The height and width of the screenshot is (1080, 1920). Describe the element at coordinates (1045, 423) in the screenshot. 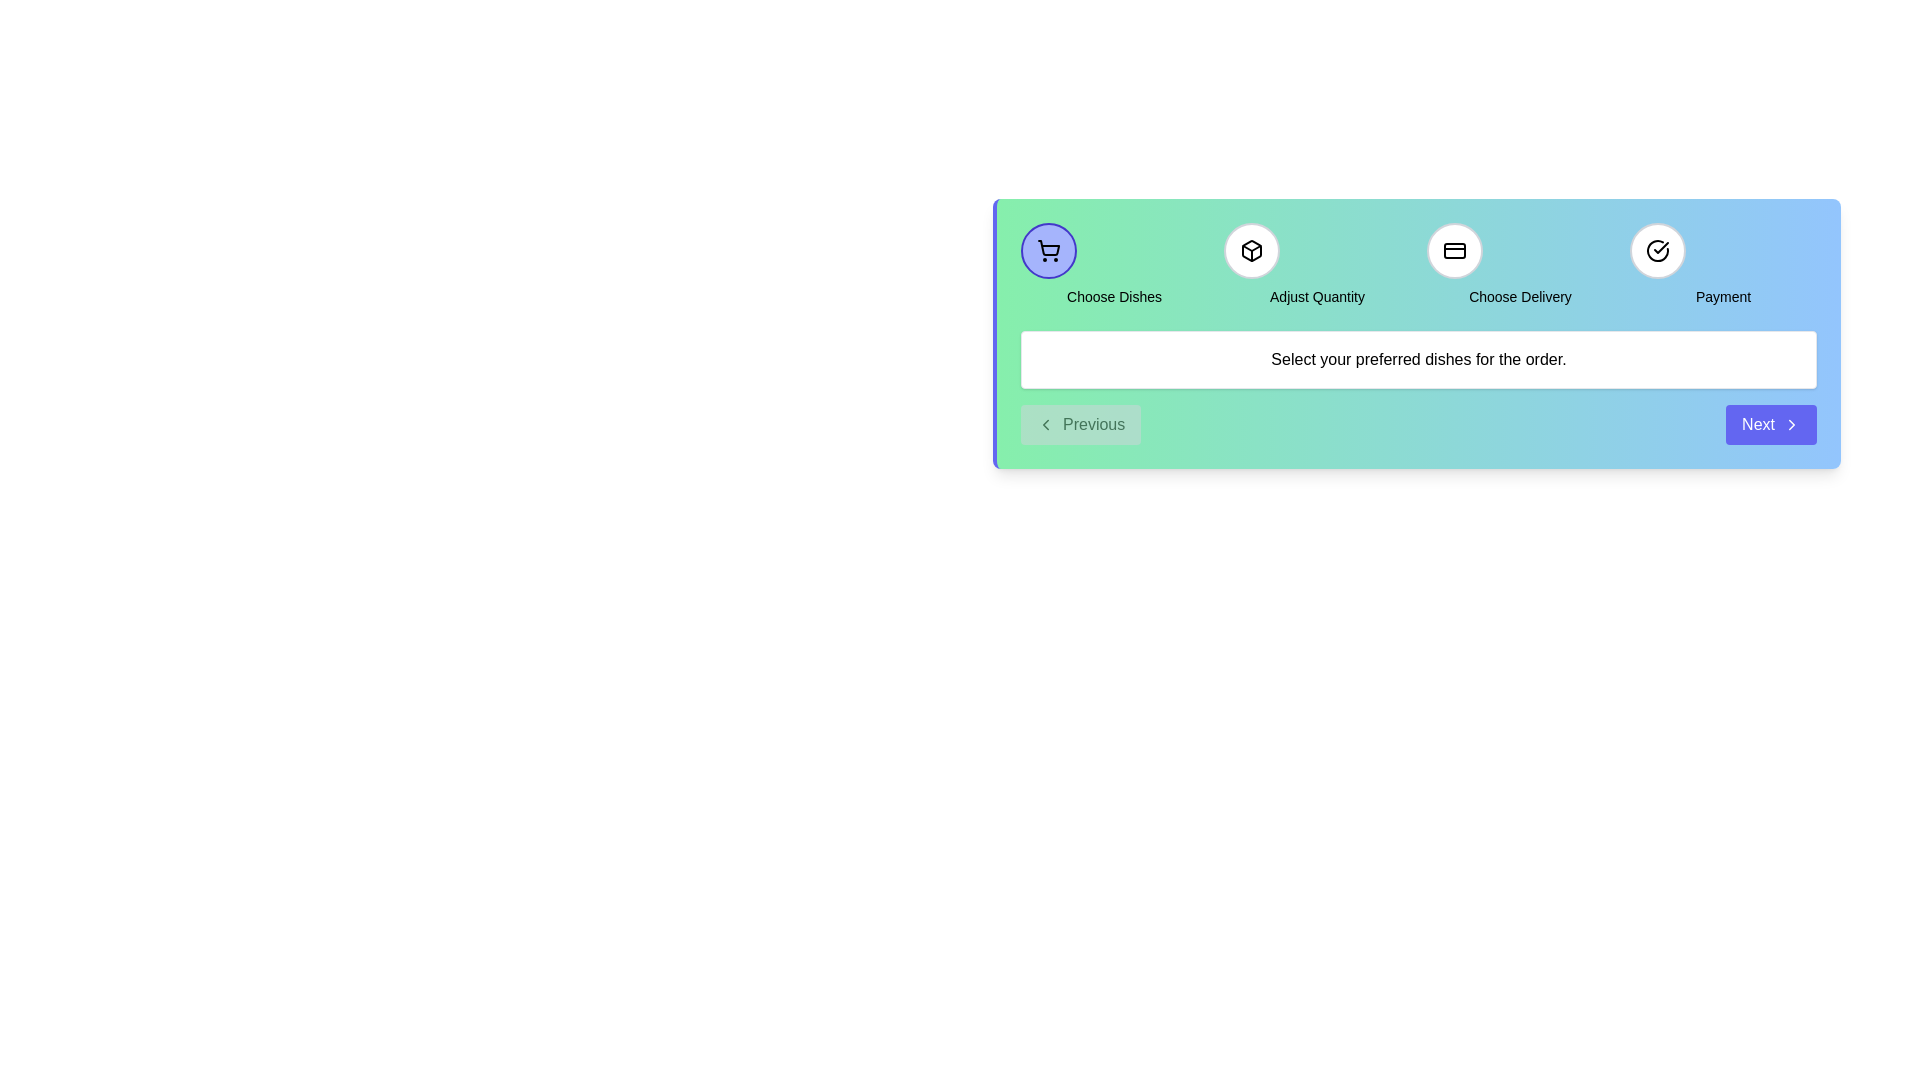

I see `the chevron SVG icon in the lower-left corner of the card-like interface` at that location.